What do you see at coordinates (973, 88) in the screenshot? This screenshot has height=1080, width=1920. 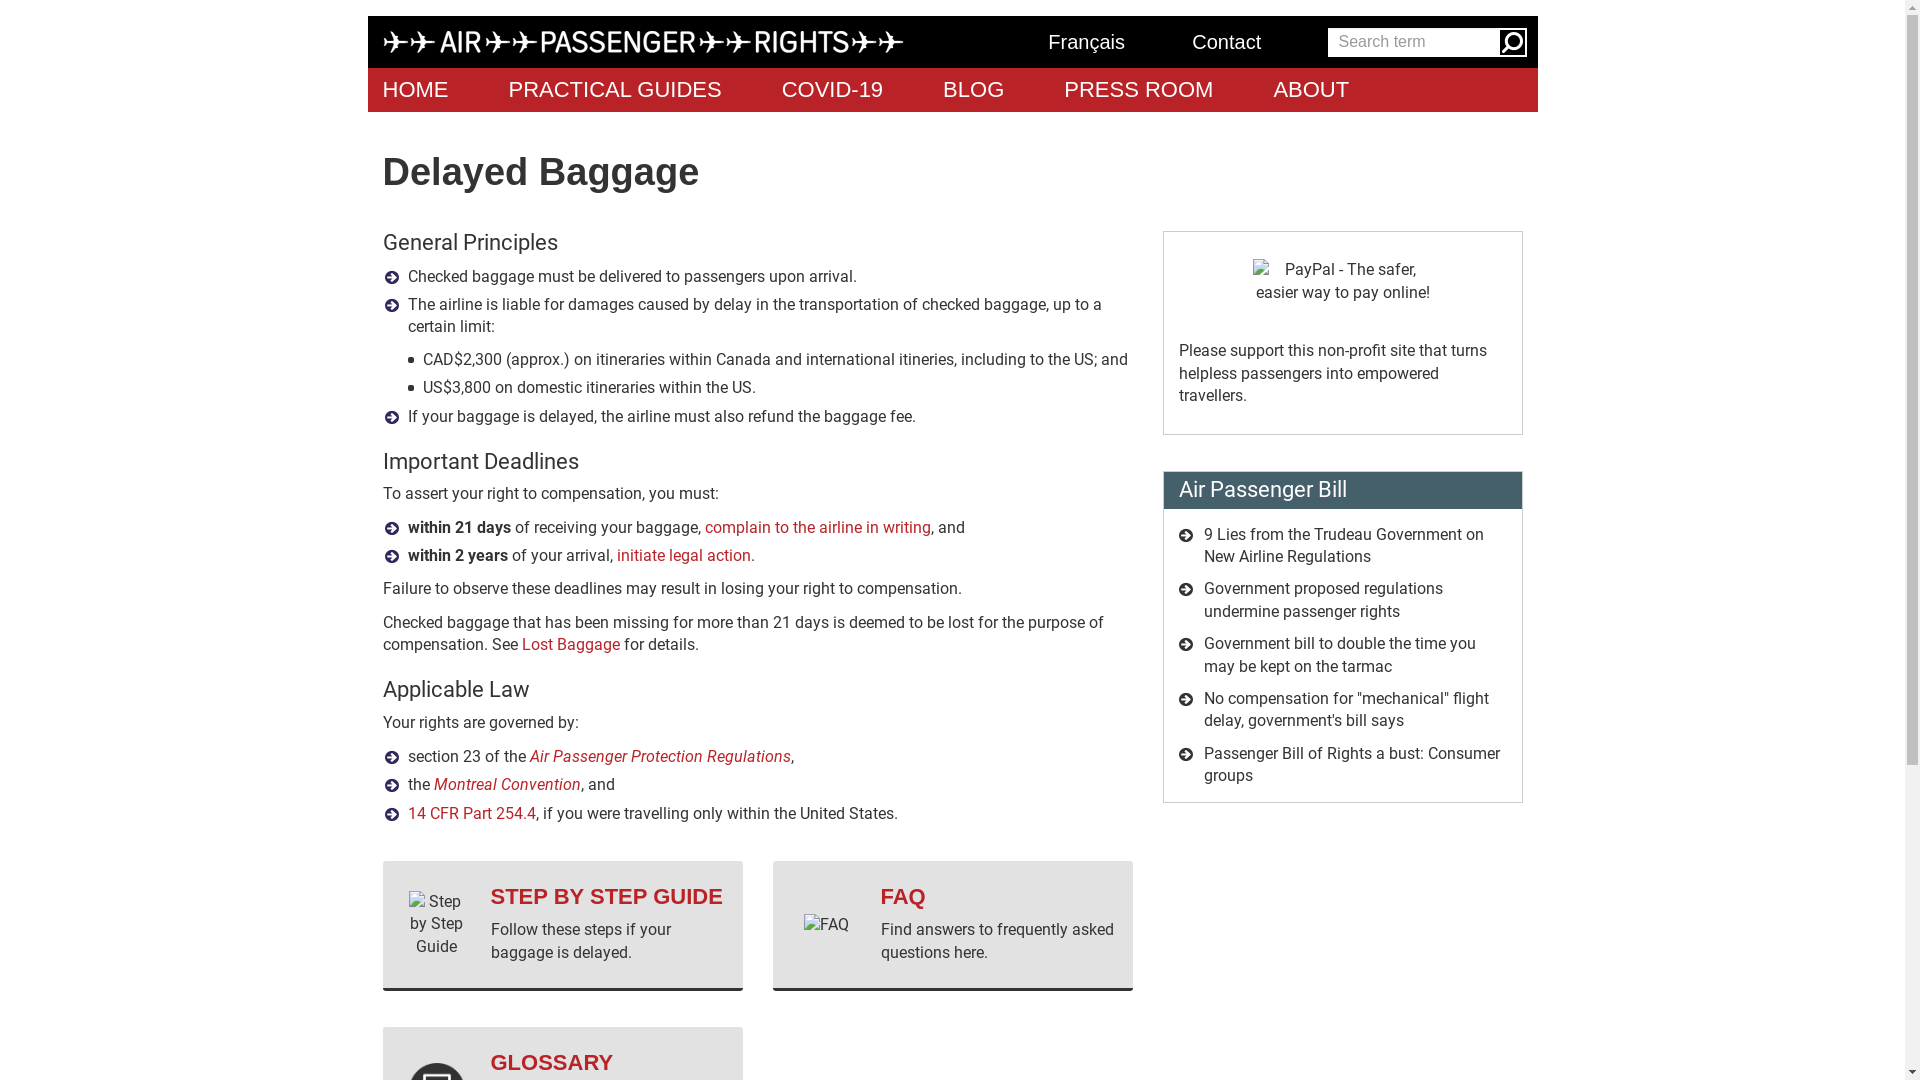 I see `'BLOG'` at bounding box center [973, 88].